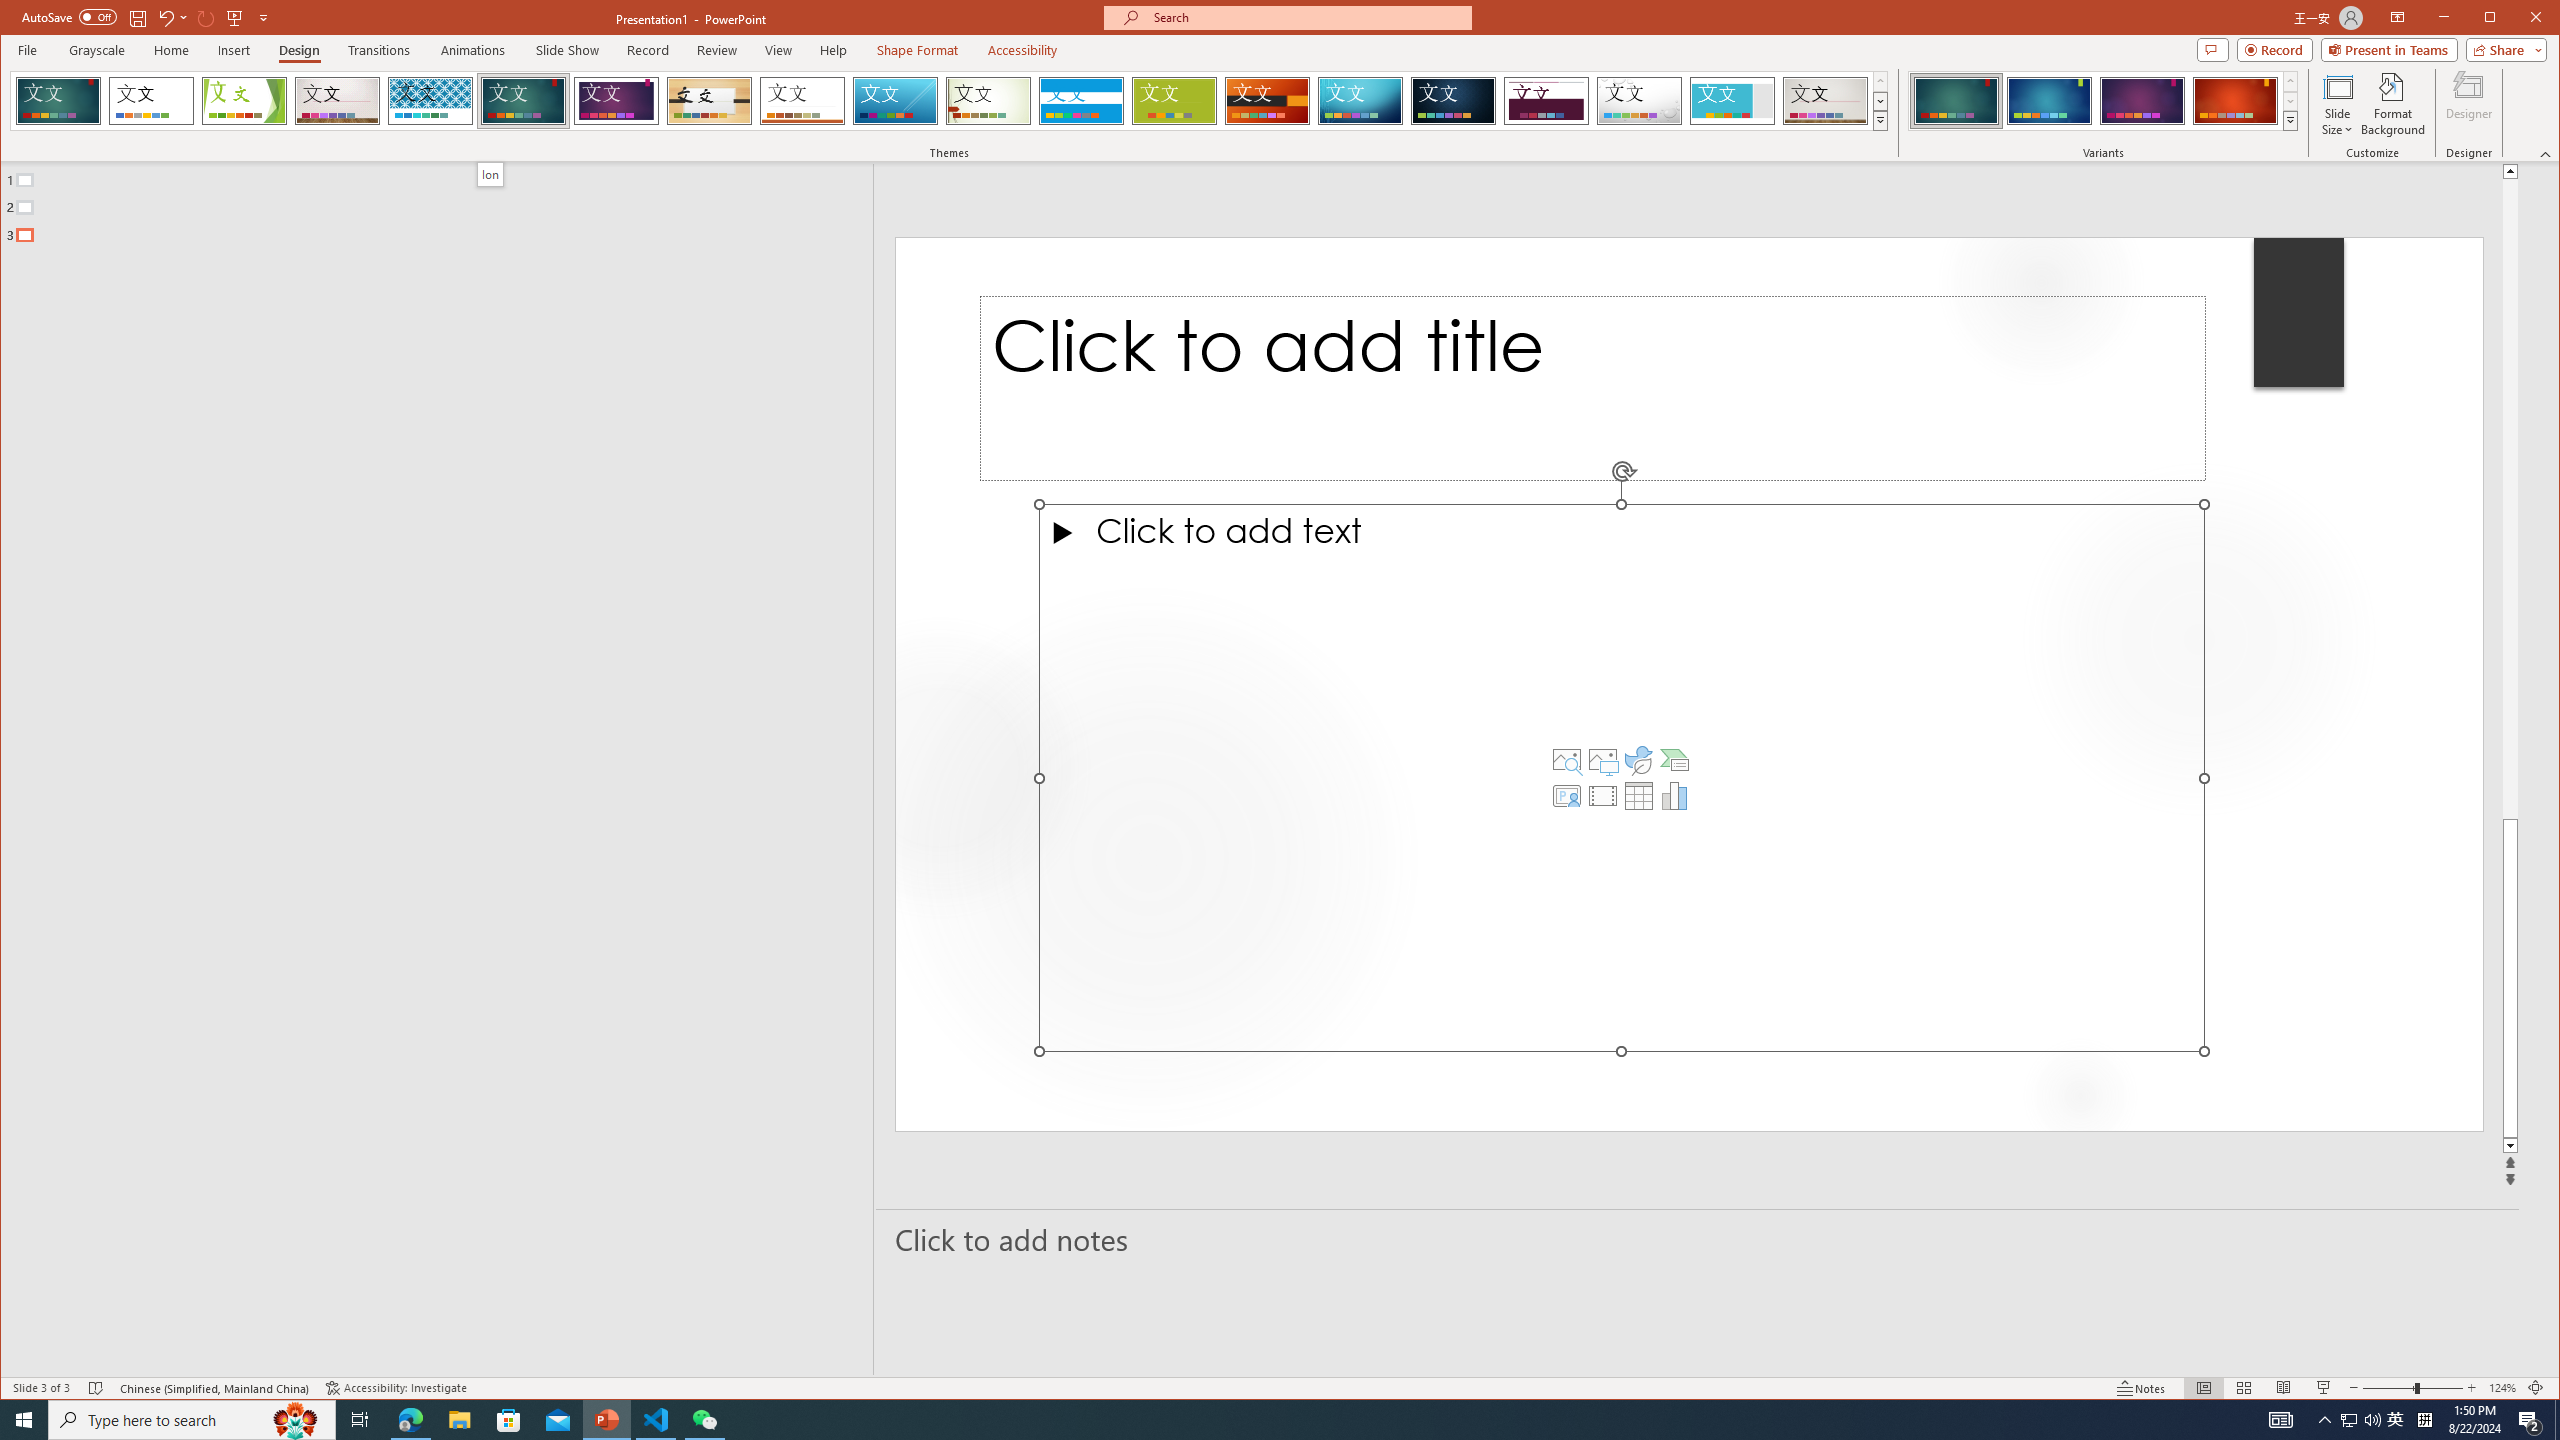  I want to click on 'Banded', so click(1080, 100).